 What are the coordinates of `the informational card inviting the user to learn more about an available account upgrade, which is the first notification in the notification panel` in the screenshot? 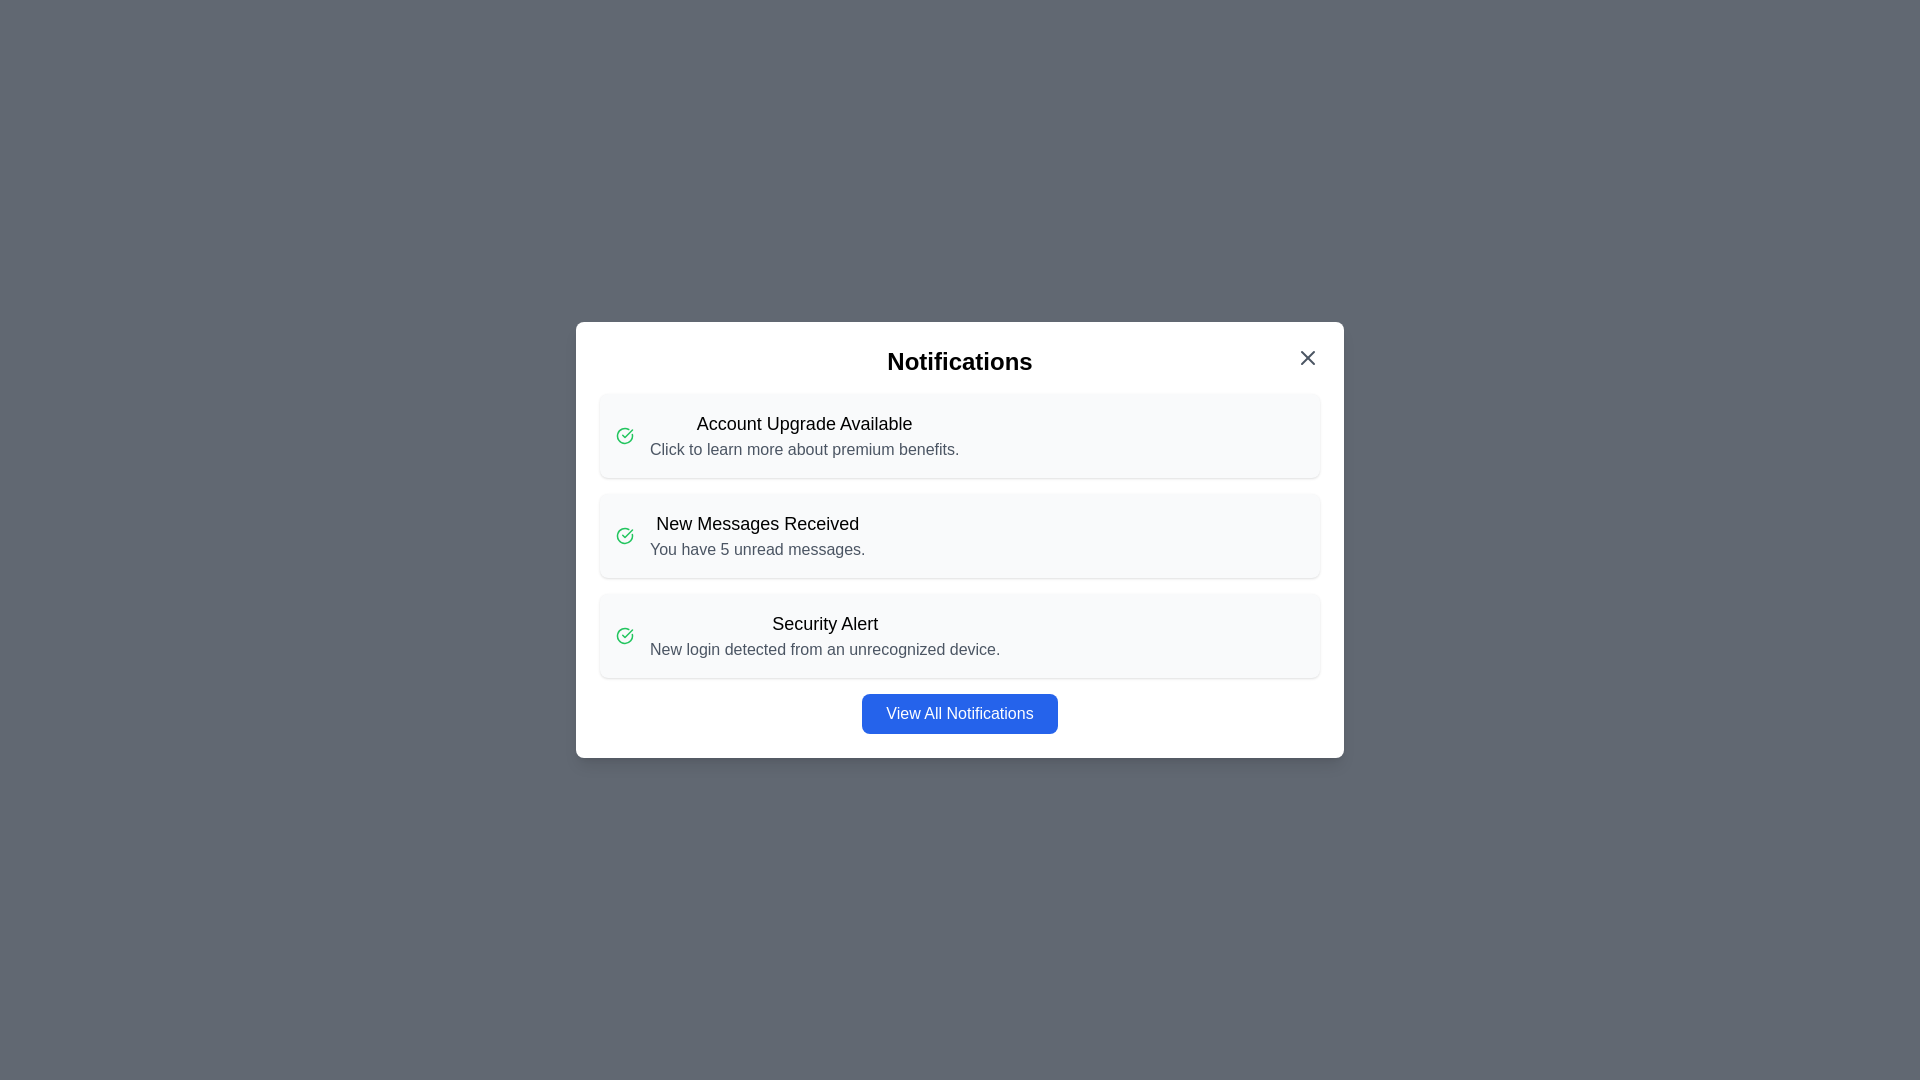 It's located at (960, 434).